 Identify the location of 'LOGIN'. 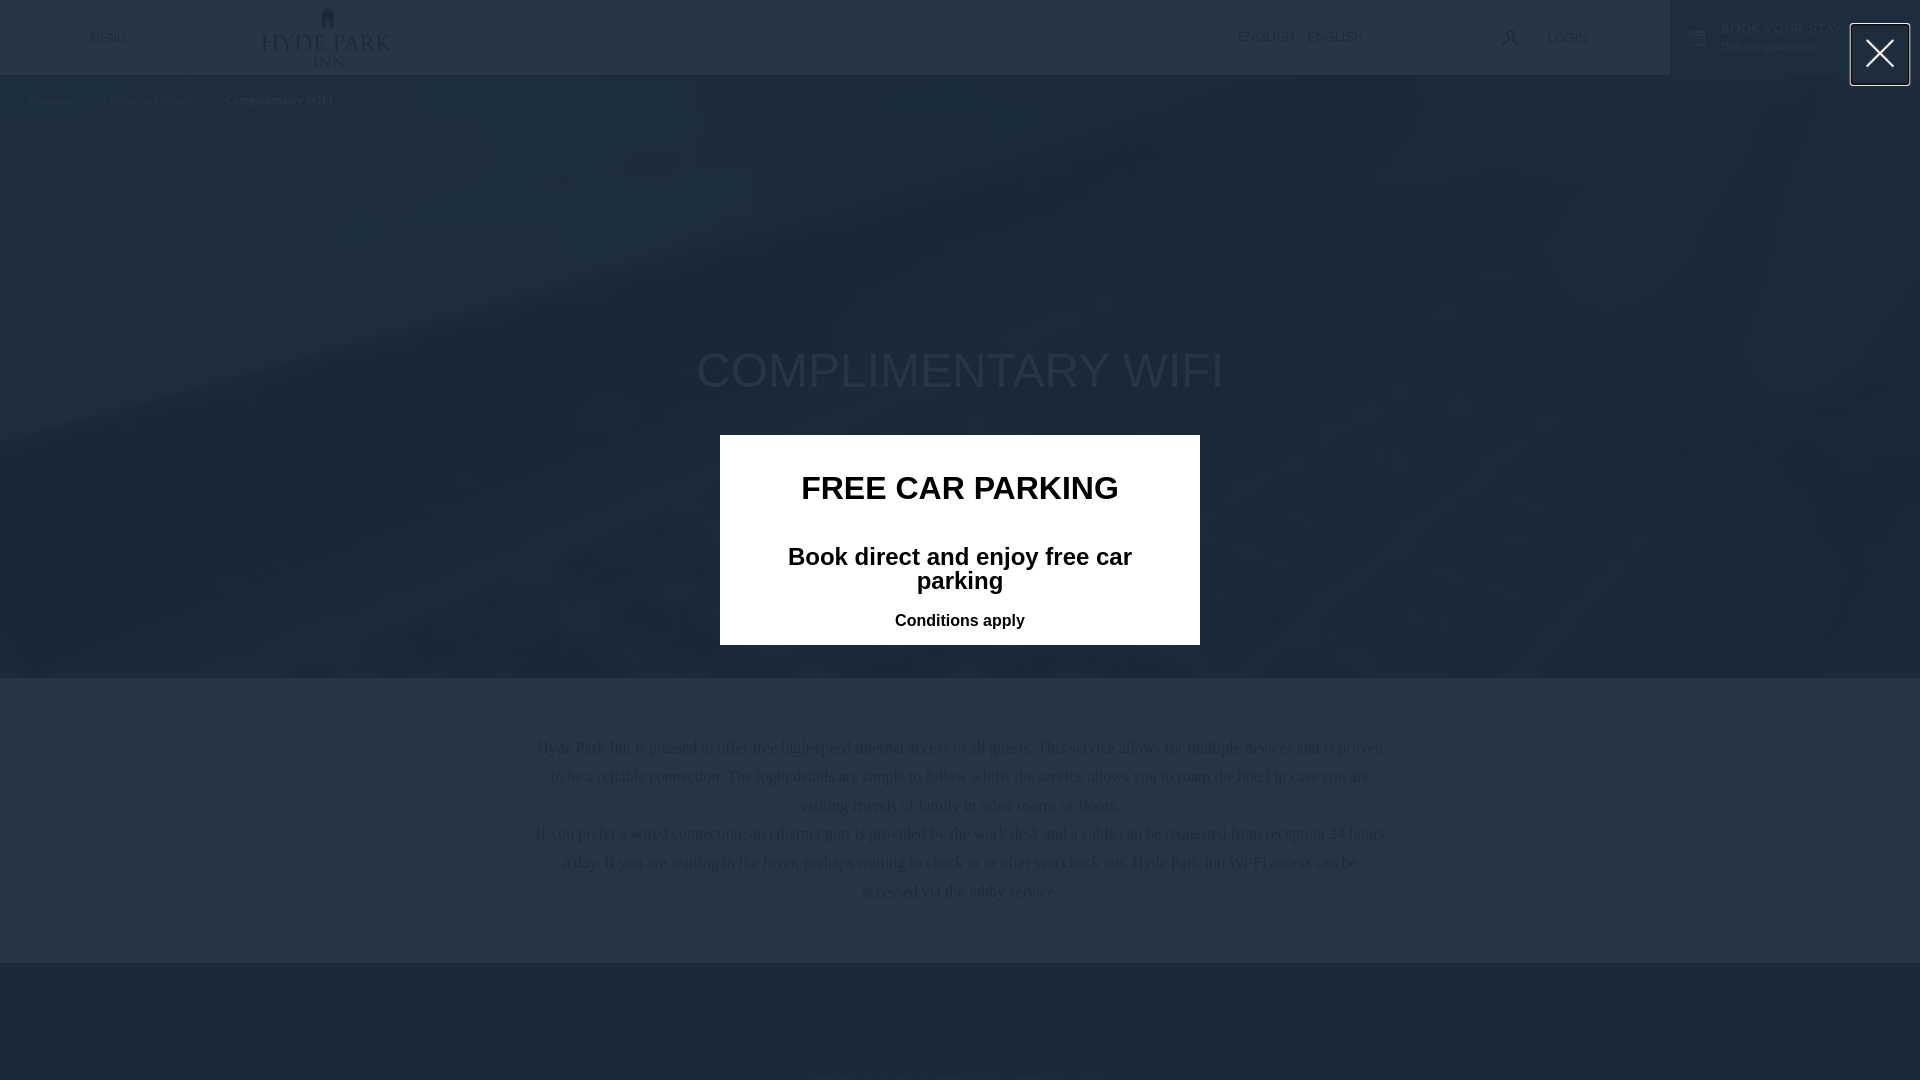
(1544, 37).